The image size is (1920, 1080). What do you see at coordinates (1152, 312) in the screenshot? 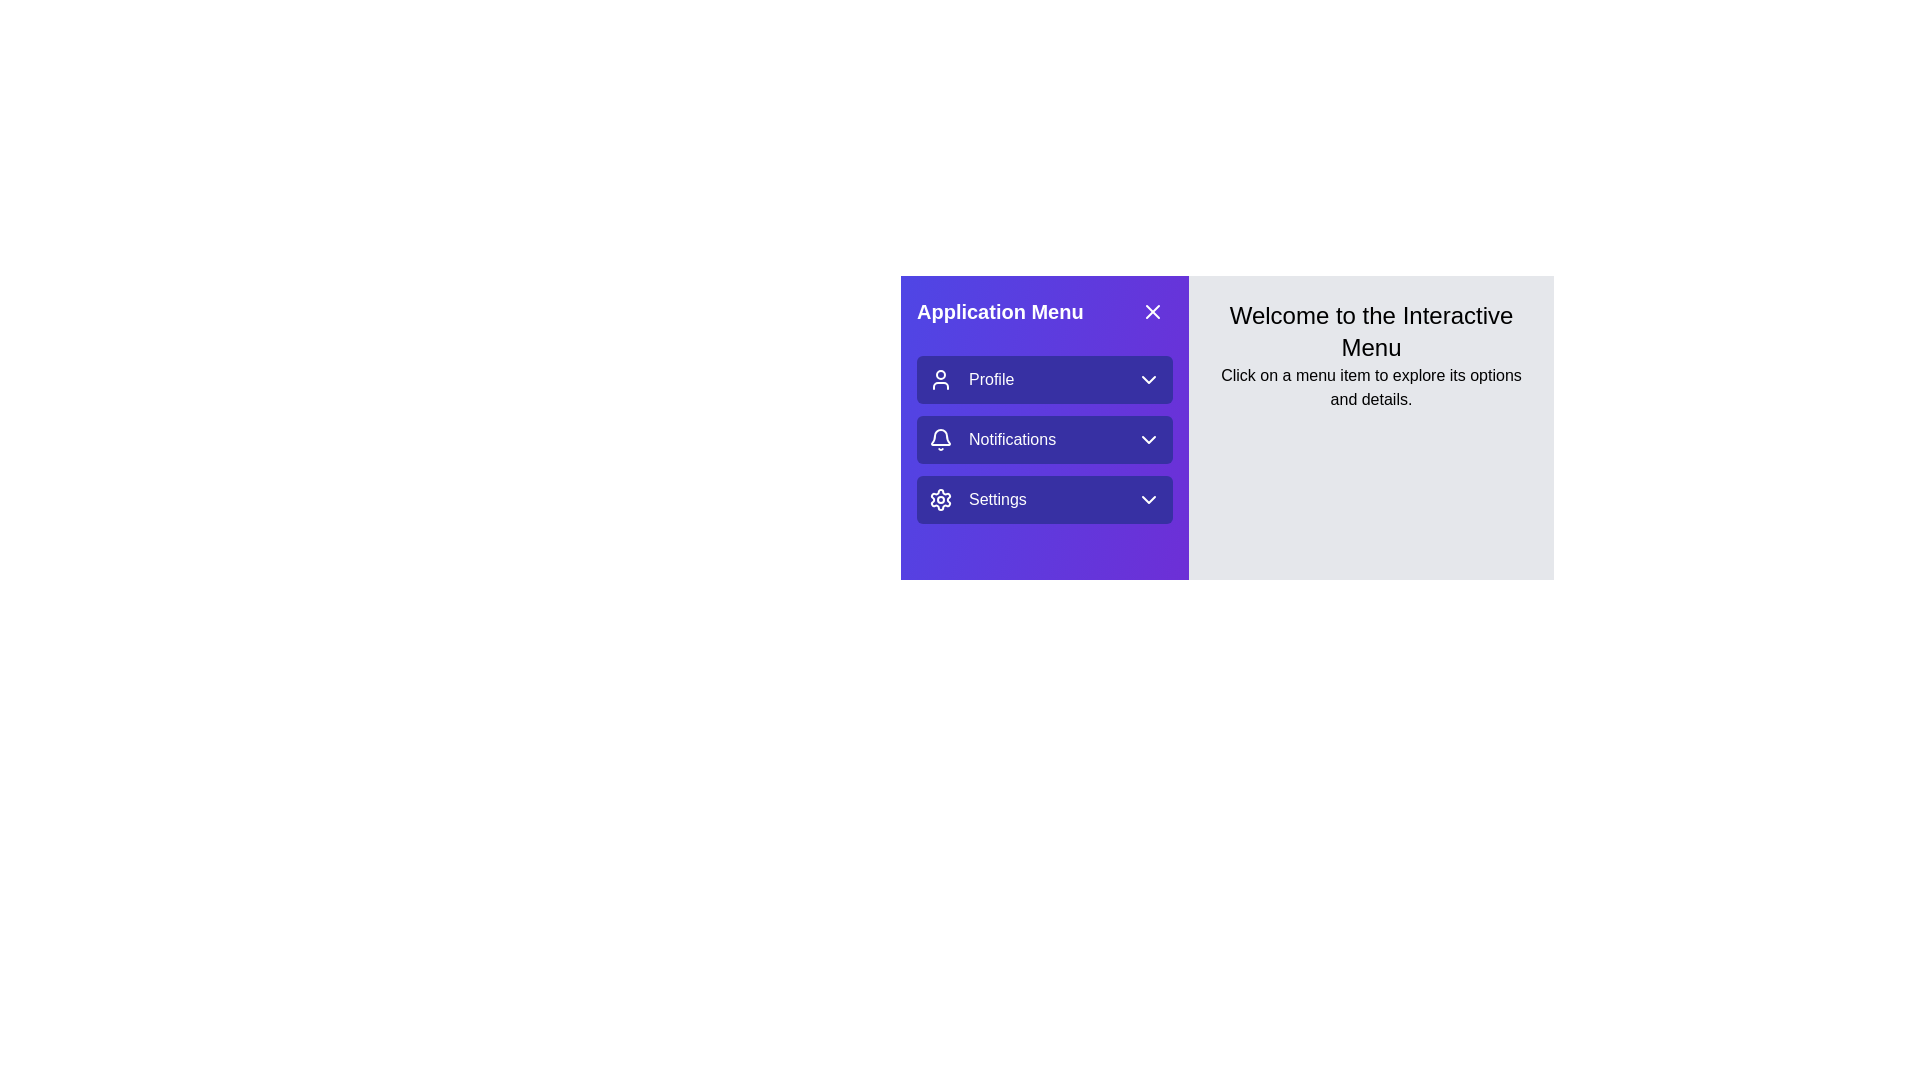
I see `the close icon button located at the top-right corner of the purple 'Application Menu' section to interact with it` at bounding box center [1152, 312].